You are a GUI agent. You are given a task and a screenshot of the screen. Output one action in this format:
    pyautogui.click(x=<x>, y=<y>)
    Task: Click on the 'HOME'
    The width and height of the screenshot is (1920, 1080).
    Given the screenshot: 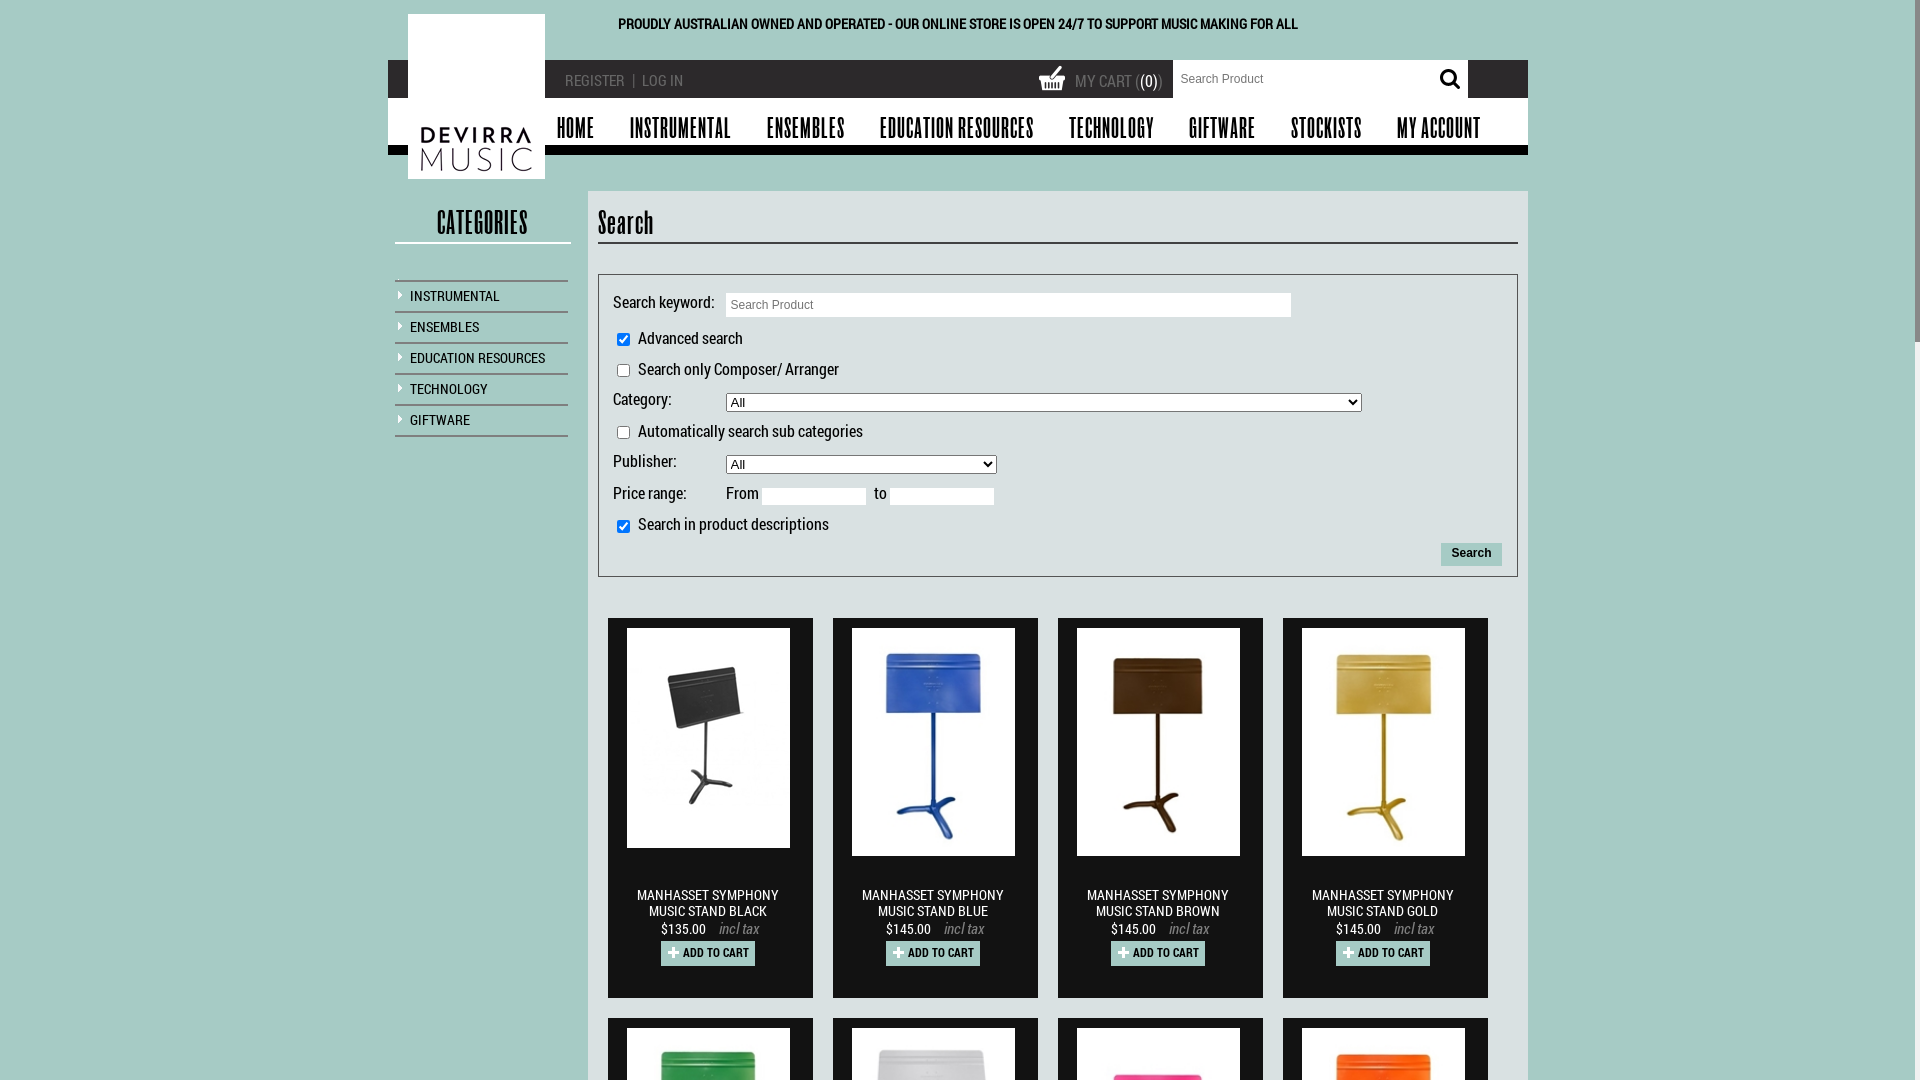 What is the action you would take?
    pyautogui.click(x=574, y=128)
    